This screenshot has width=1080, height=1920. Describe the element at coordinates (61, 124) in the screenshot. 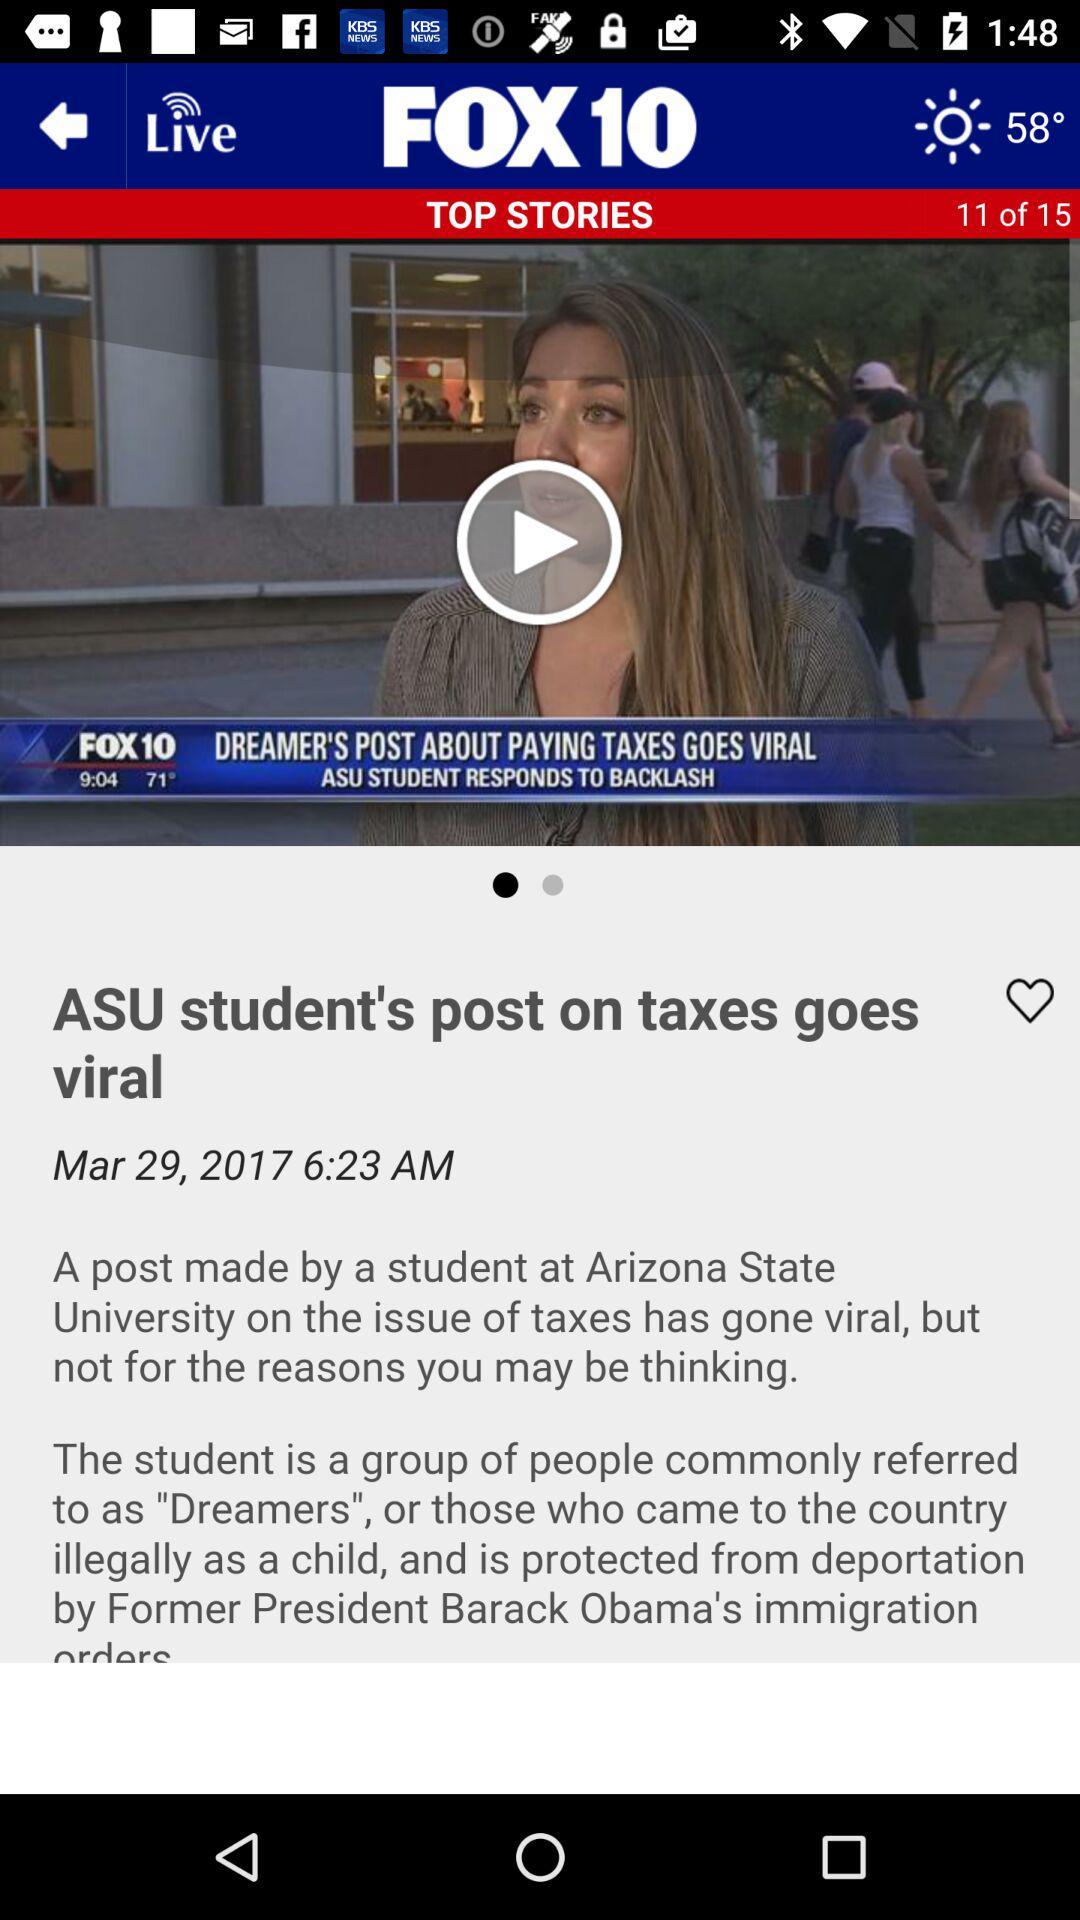

I see `the arrow_backward icon` at that location.